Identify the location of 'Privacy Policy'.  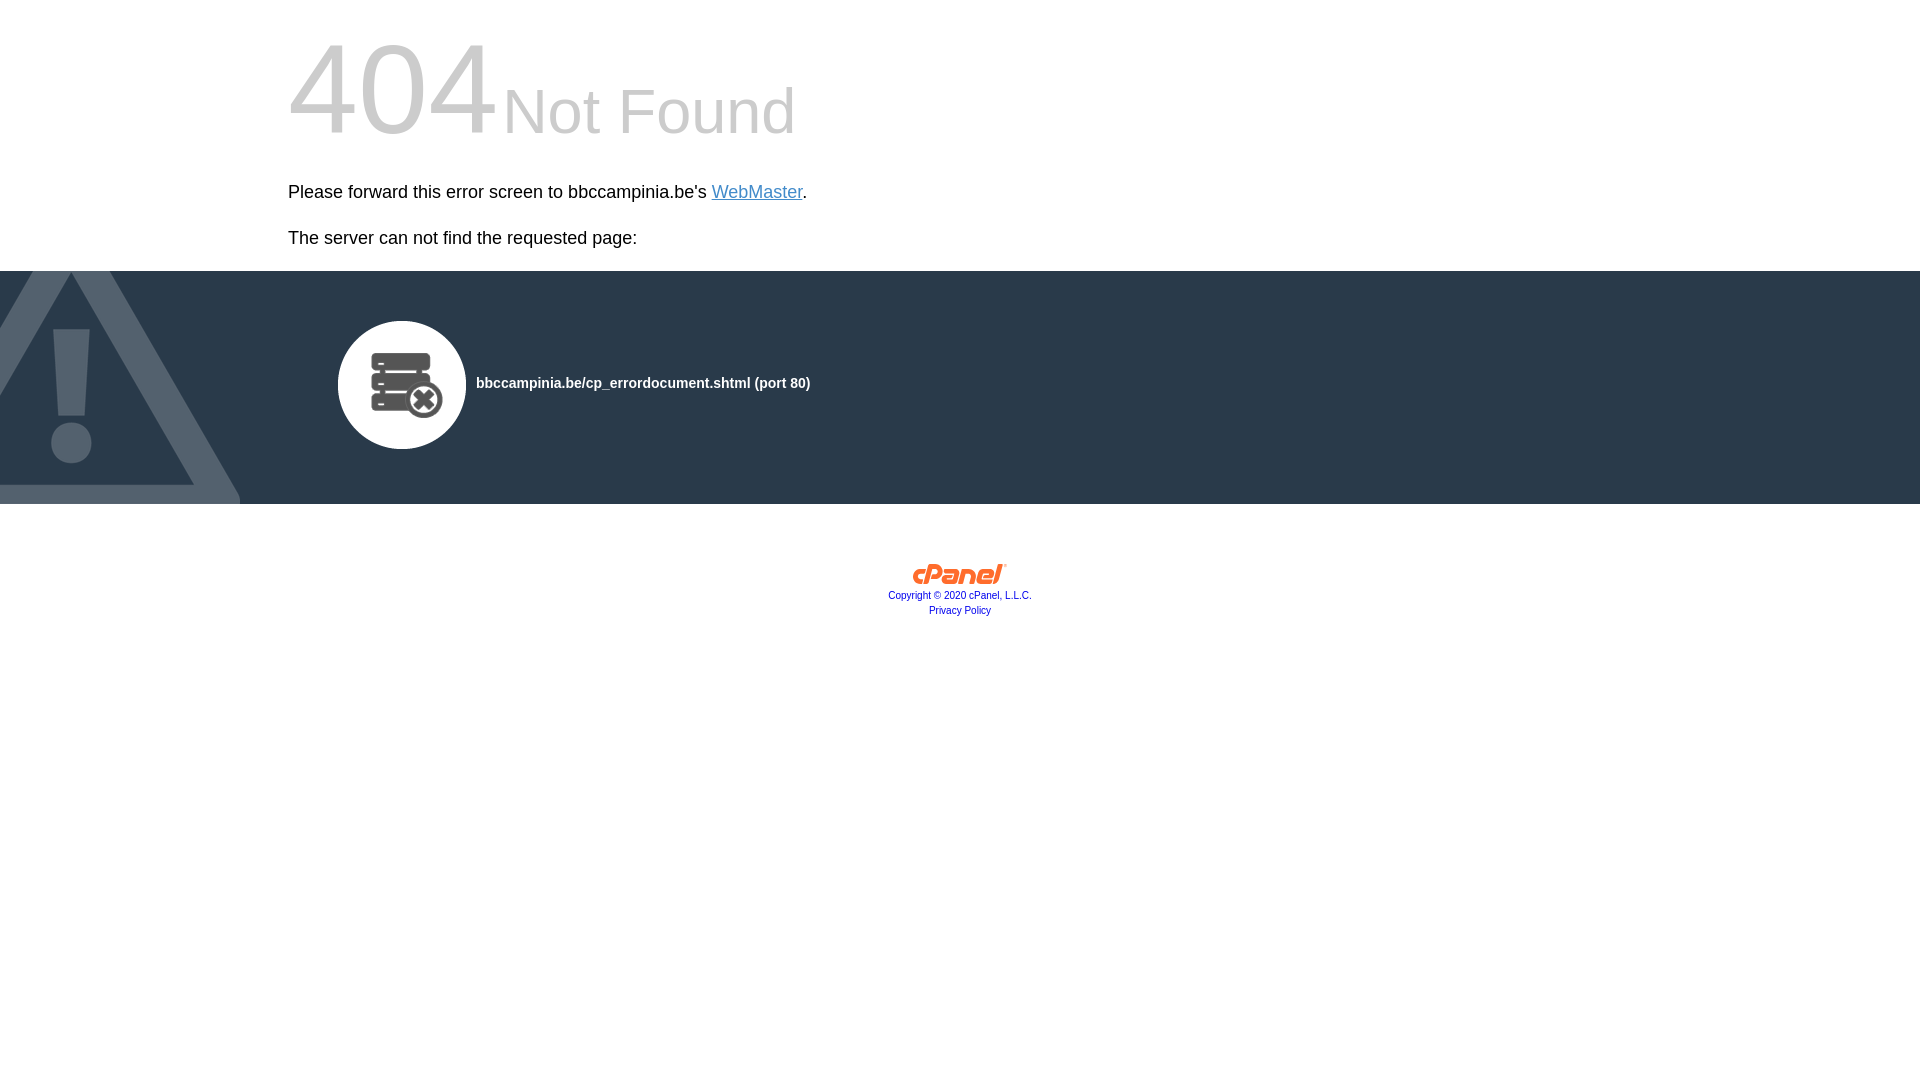
(960, 609).